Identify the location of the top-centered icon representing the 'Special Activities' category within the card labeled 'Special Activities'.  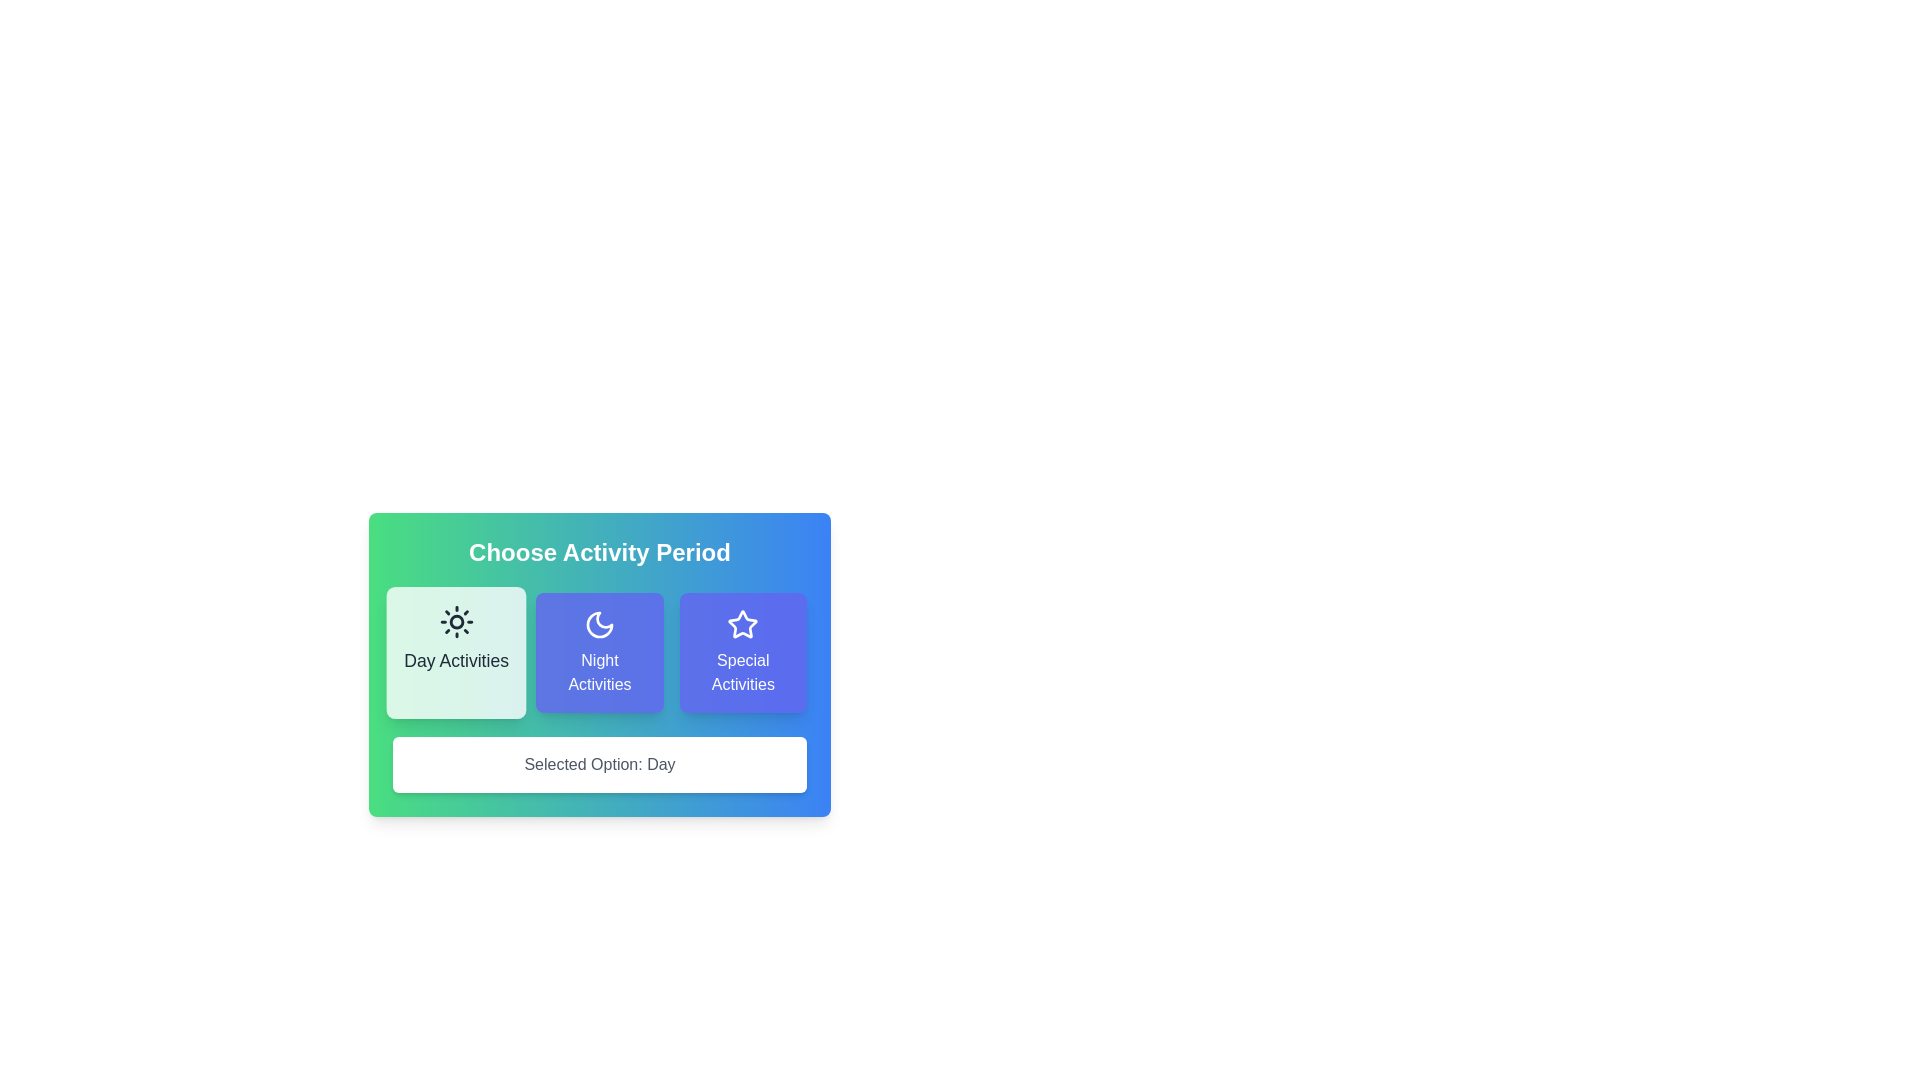
(742, 623).